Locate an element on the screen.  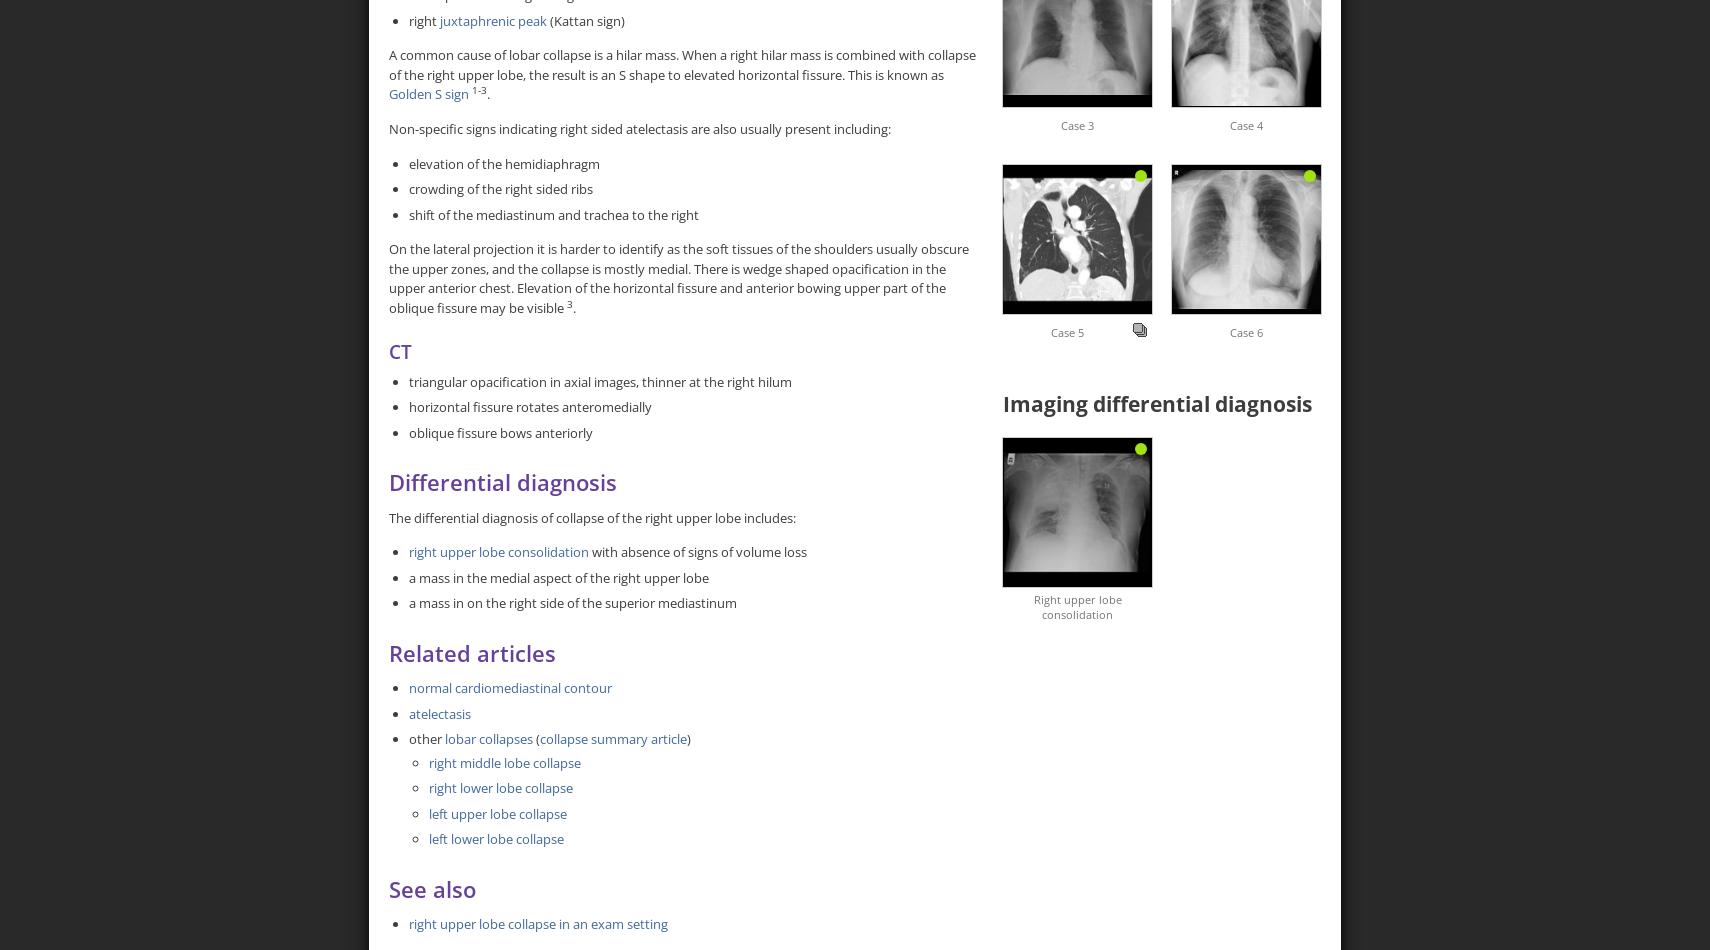
'Non-specific signs indicating right sided atelectasis are also usually present including:' is located at coordinates (640, 127).